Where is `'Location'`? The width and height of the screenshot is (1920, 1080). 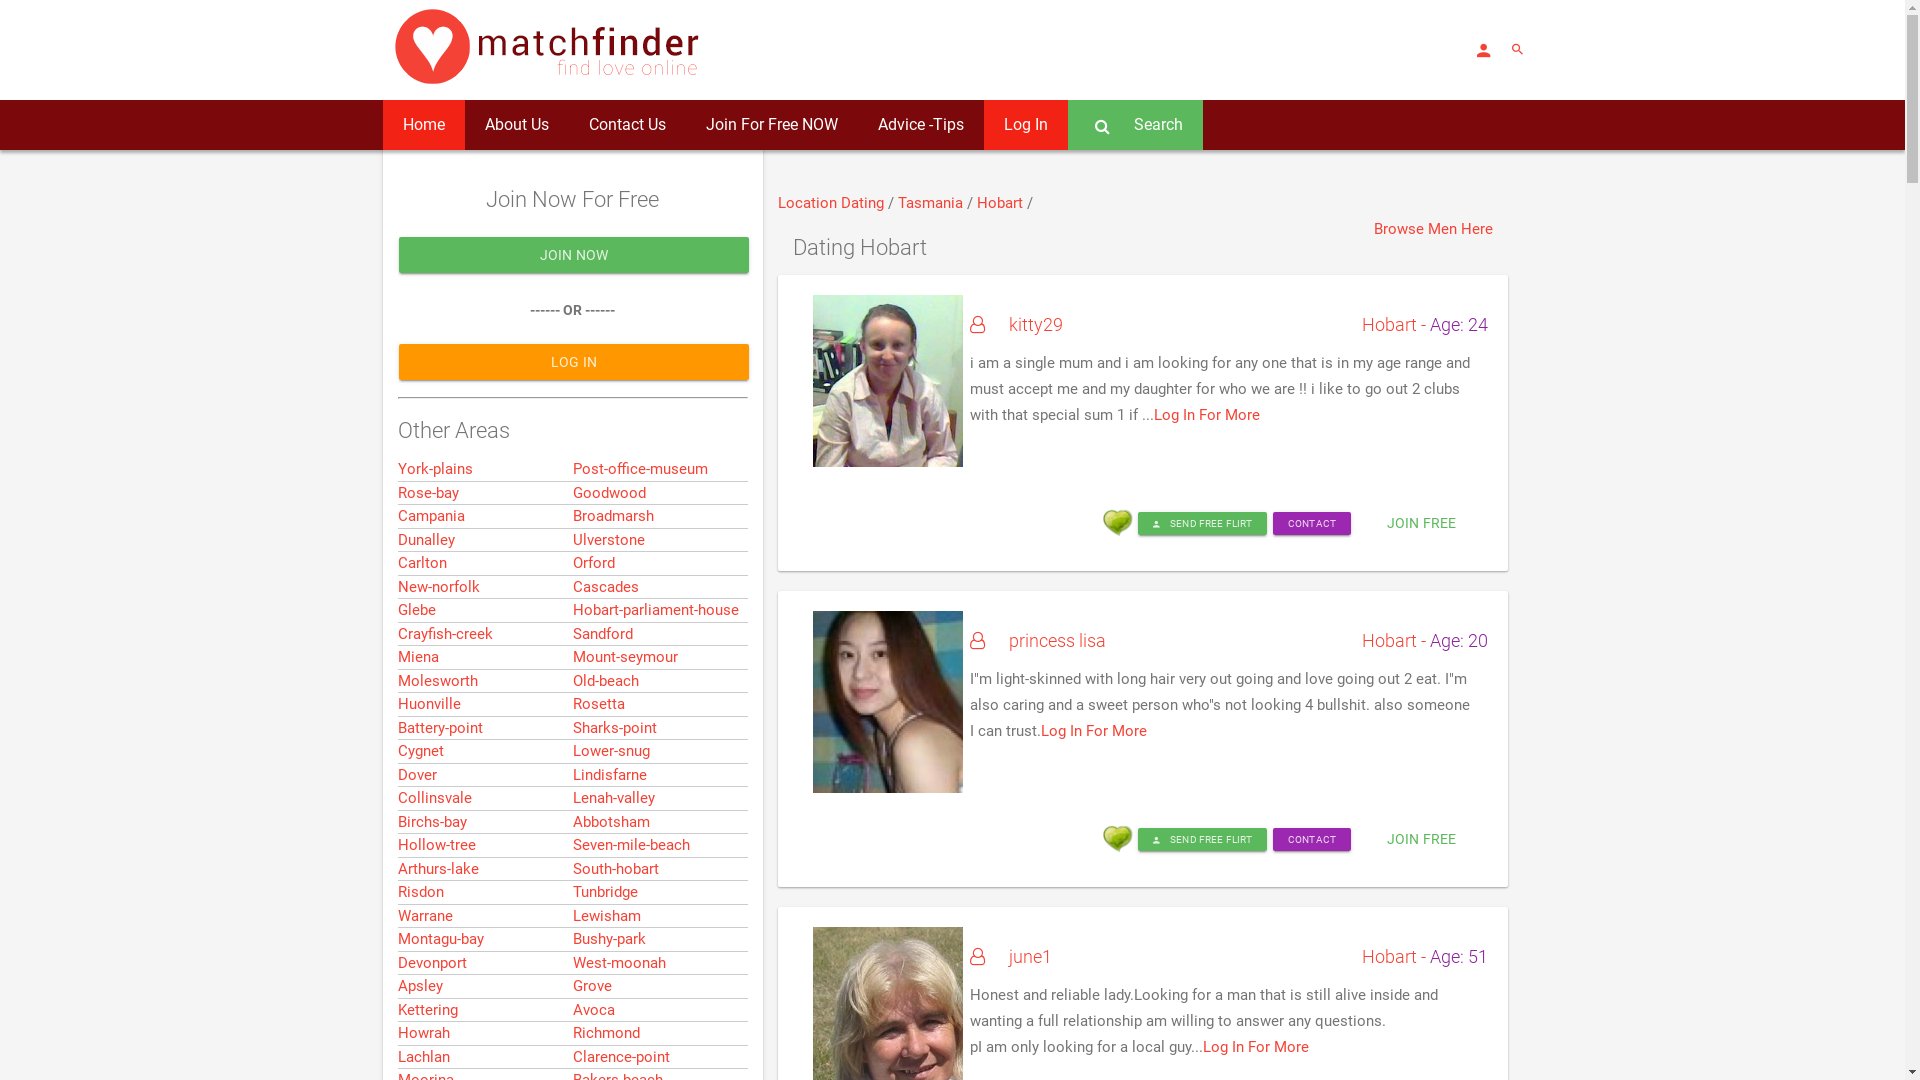
'Location' is located at coordinates (809, 203).